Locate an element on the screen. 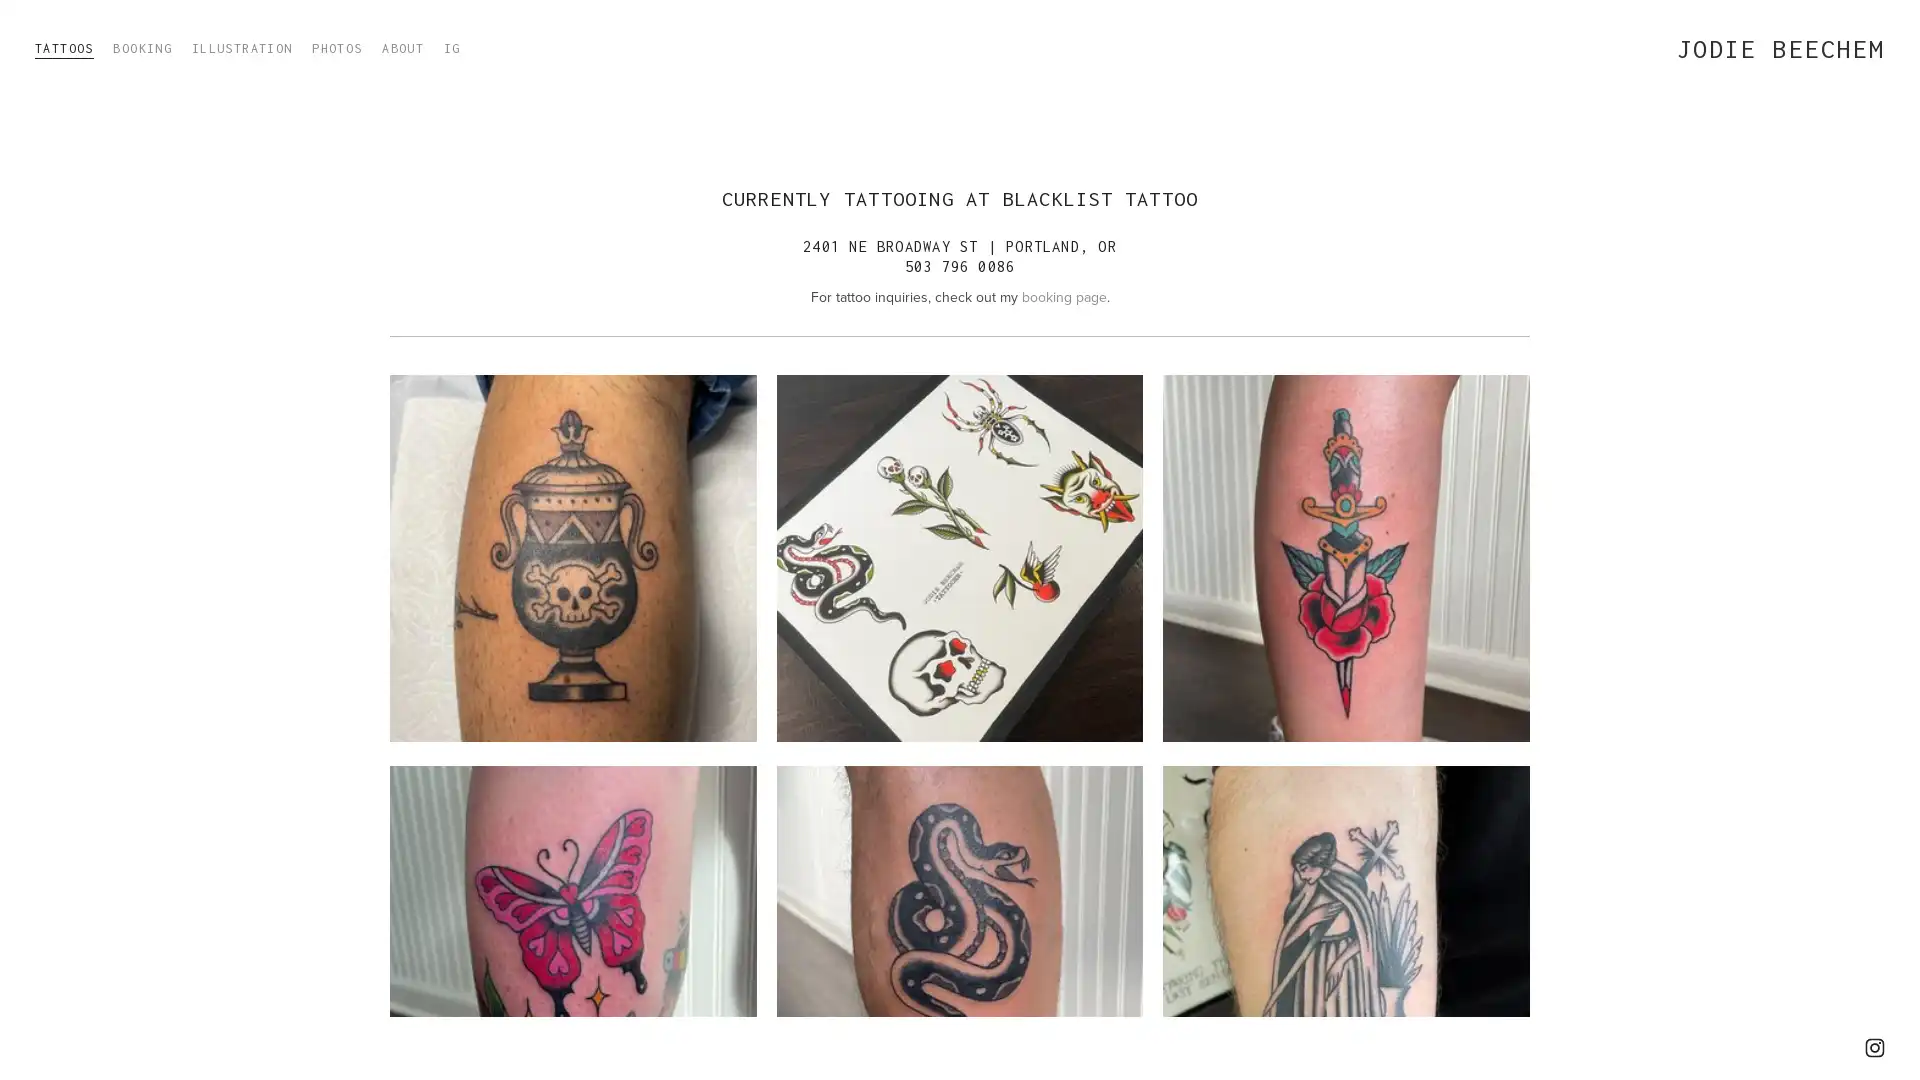 The image size is (1920, 1080). Close is located at coordinates (1247, 371).